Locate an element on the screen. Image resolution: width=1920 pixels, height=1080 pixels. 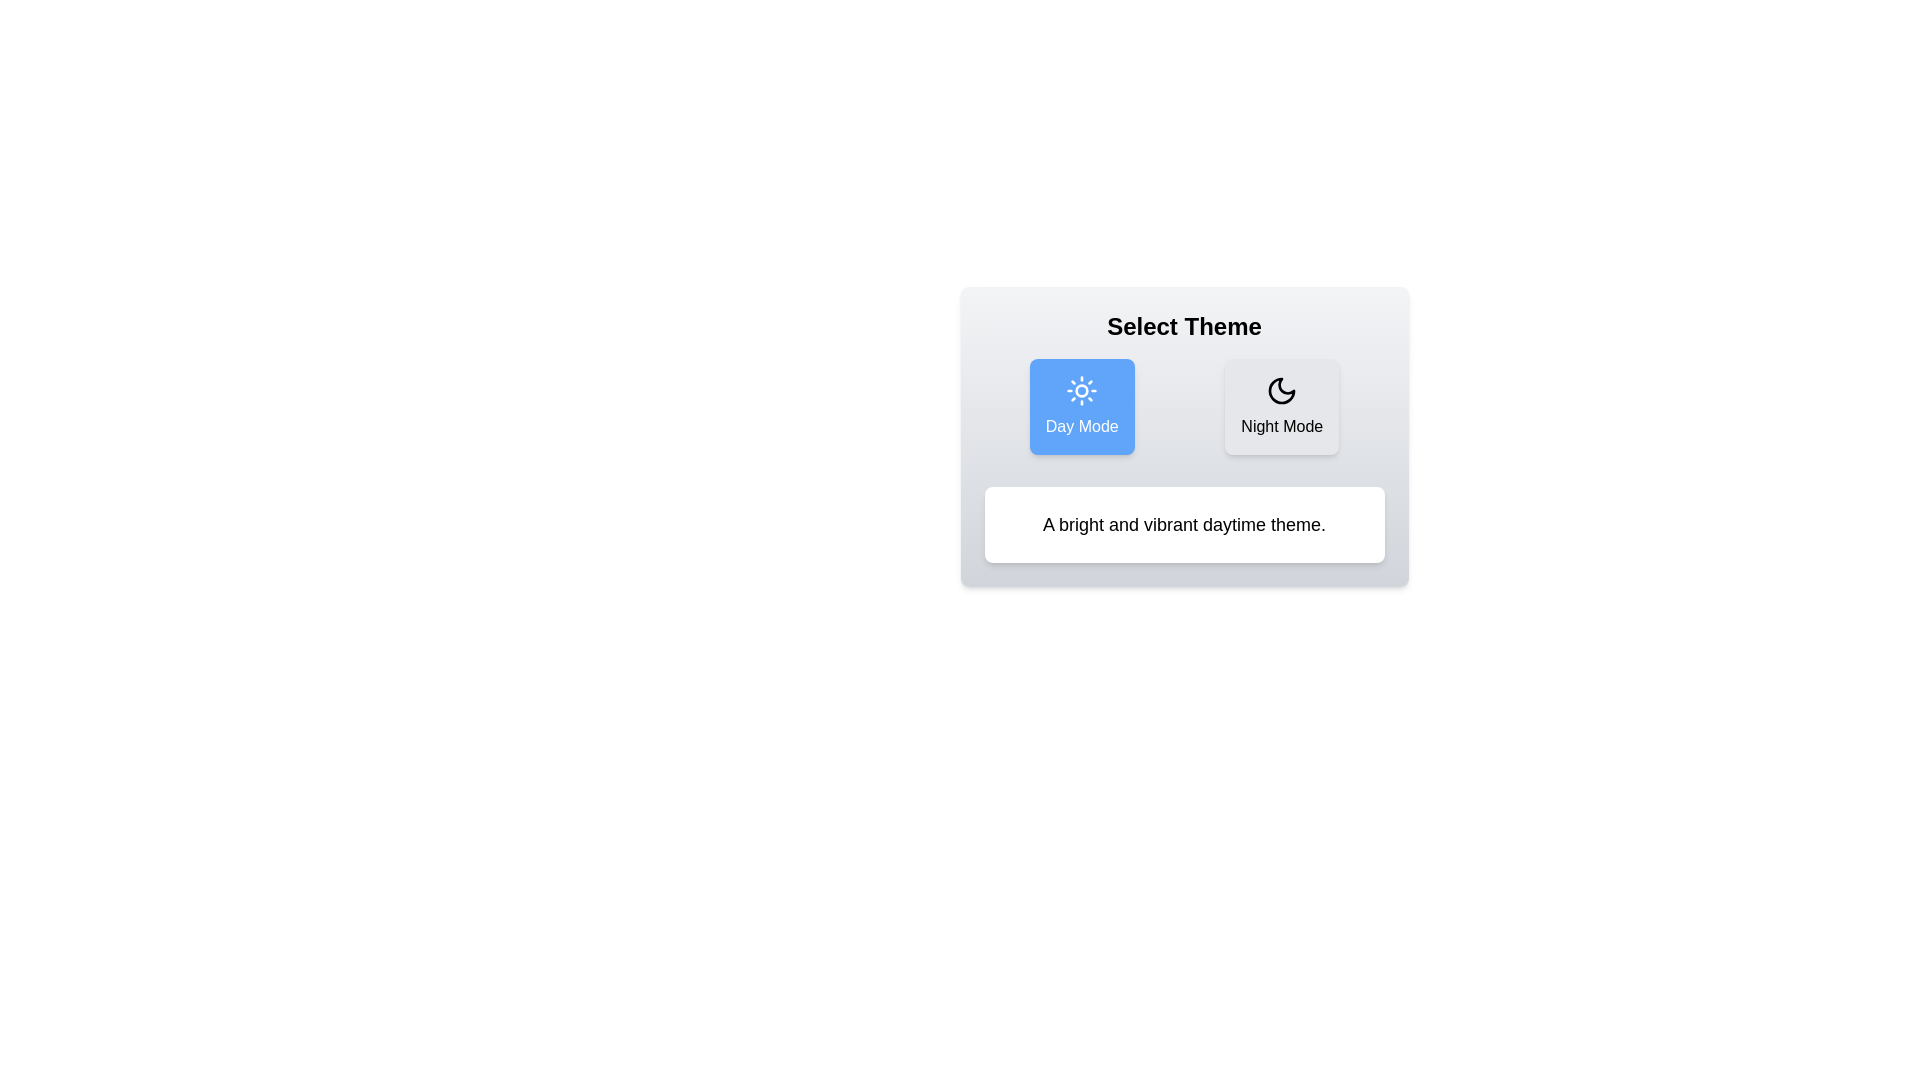
the button corresponding to the theme Night Mode is located at coordinates (1282, 406).